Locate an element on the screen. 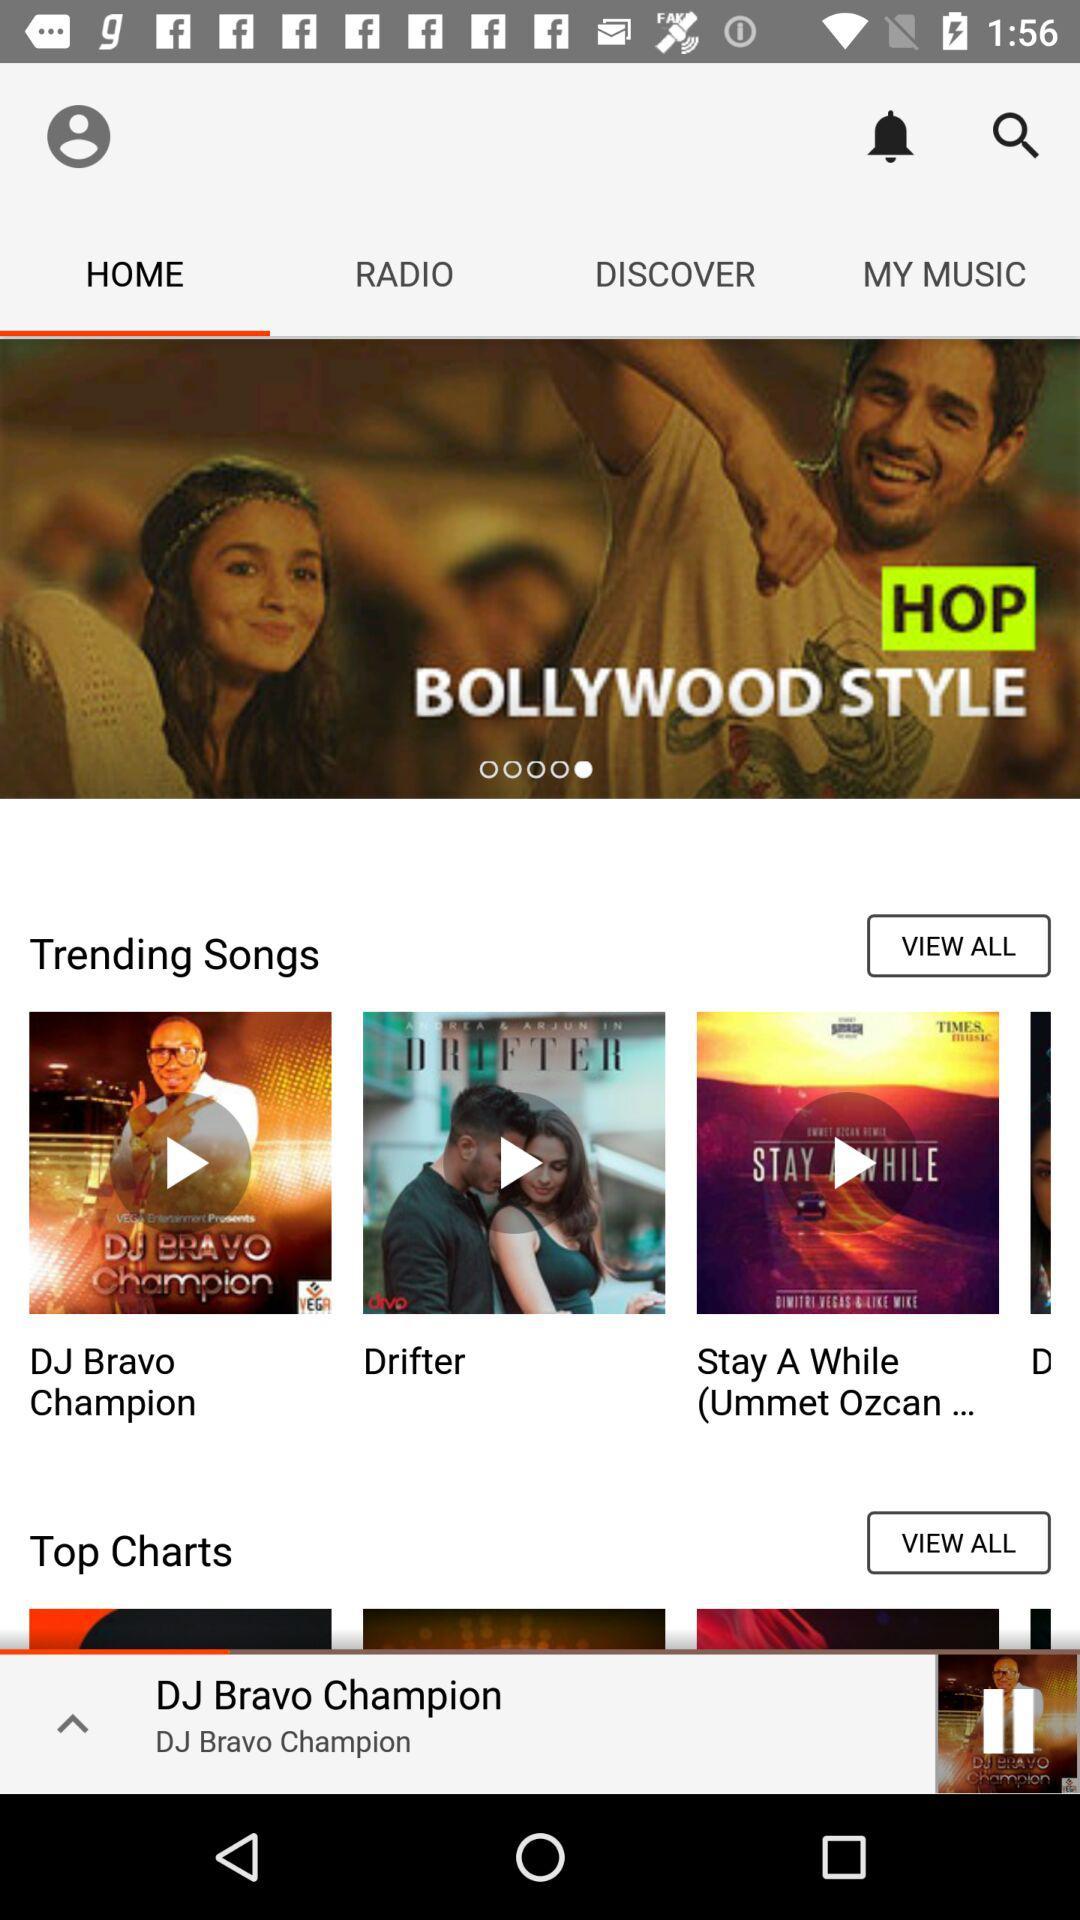 The width and height of the screenshot is (1080, 1920). the pause icon is located at coordinates (1007, 1720).